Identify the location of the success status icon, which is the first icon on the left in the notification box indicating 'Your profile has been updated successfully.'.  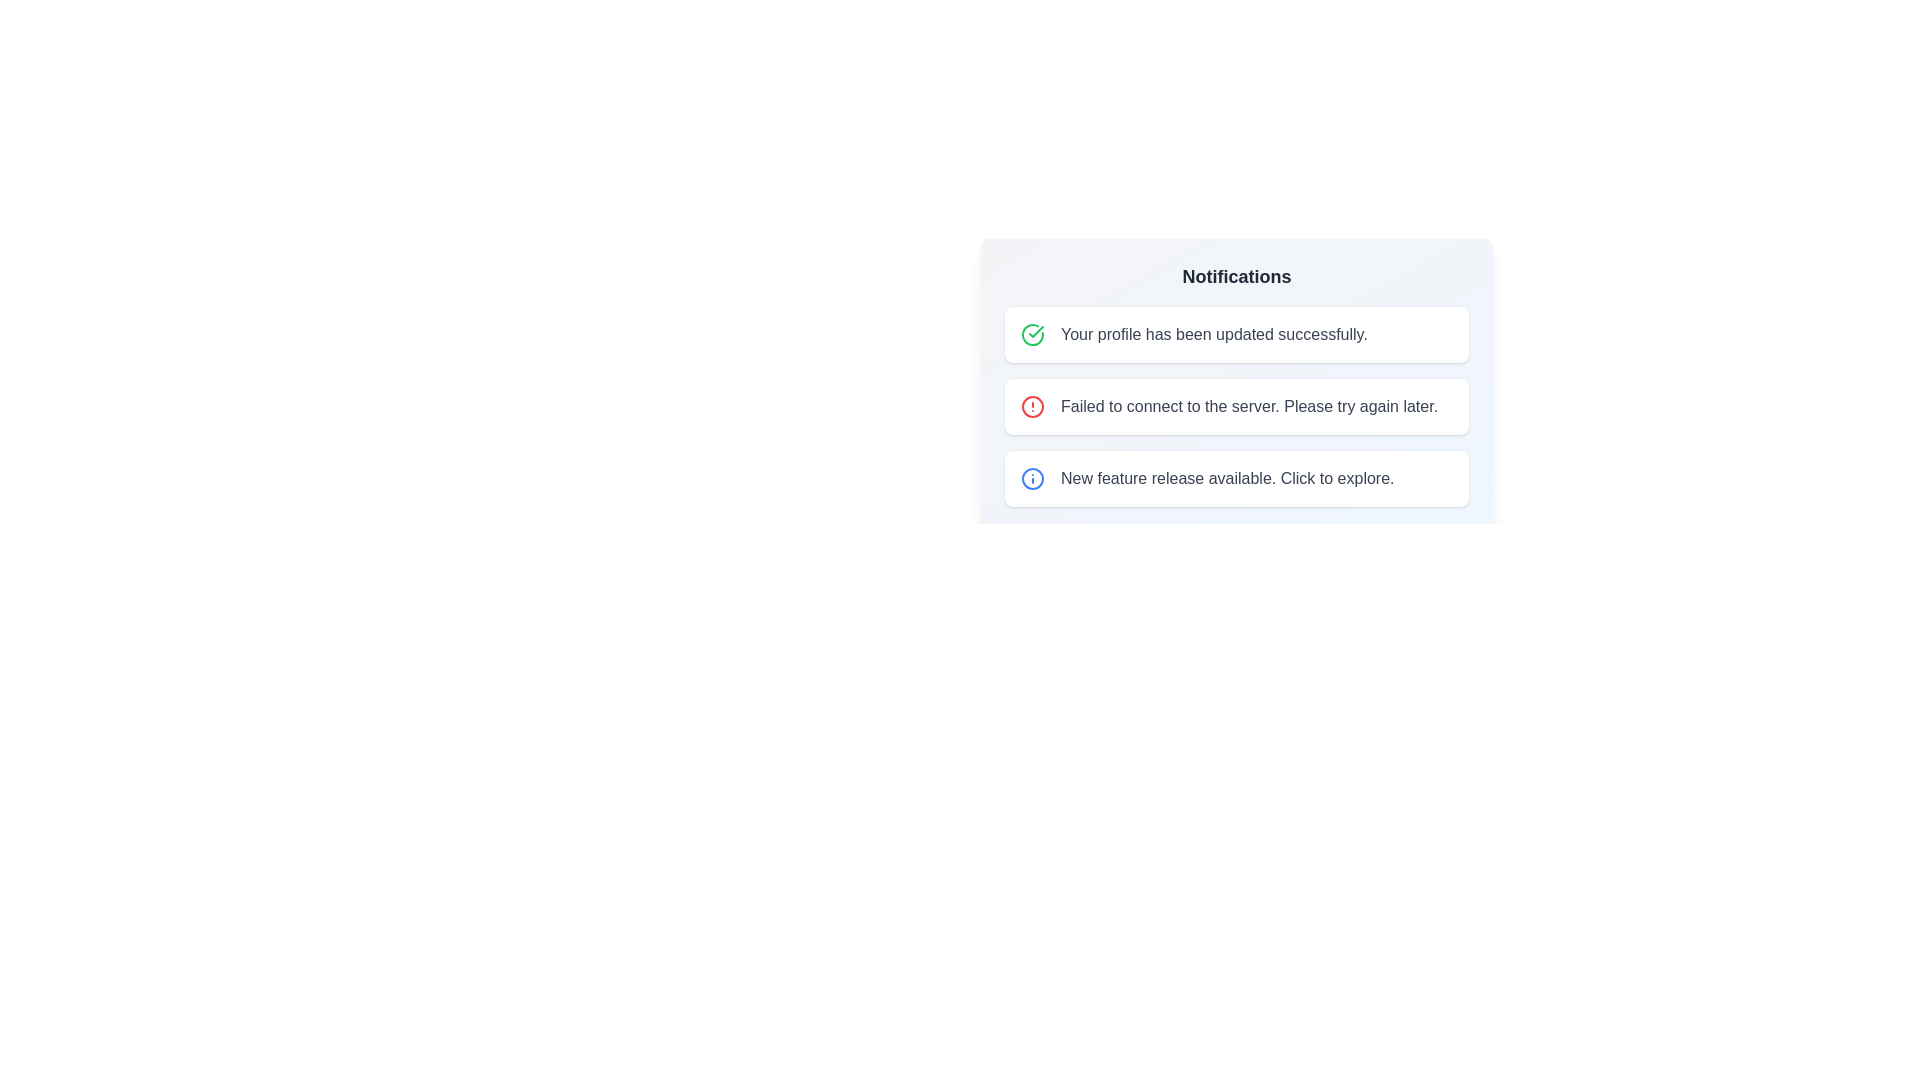
(1032, 334).